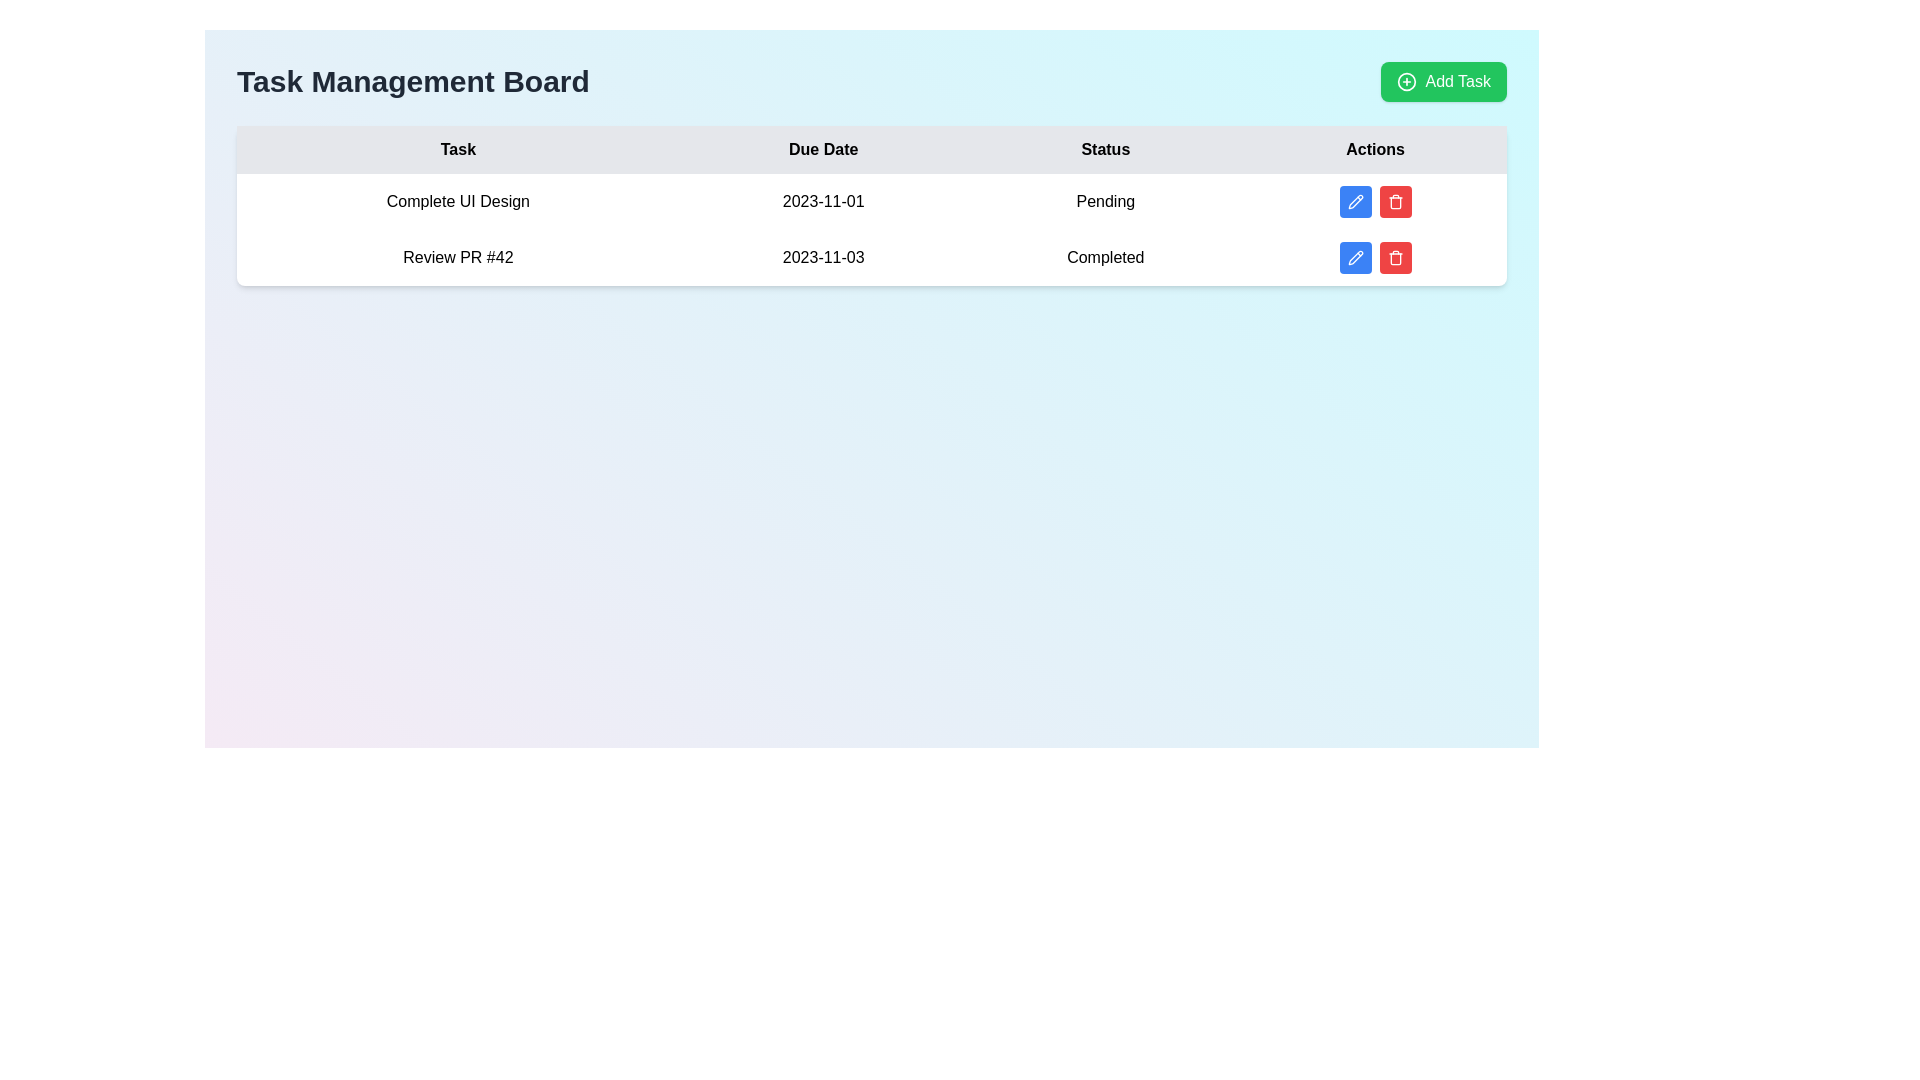 The width and height of the screenshot is (1920, 1080). I want to click on the pencil icon button in the second row of the actions column, so click(1355, 257).